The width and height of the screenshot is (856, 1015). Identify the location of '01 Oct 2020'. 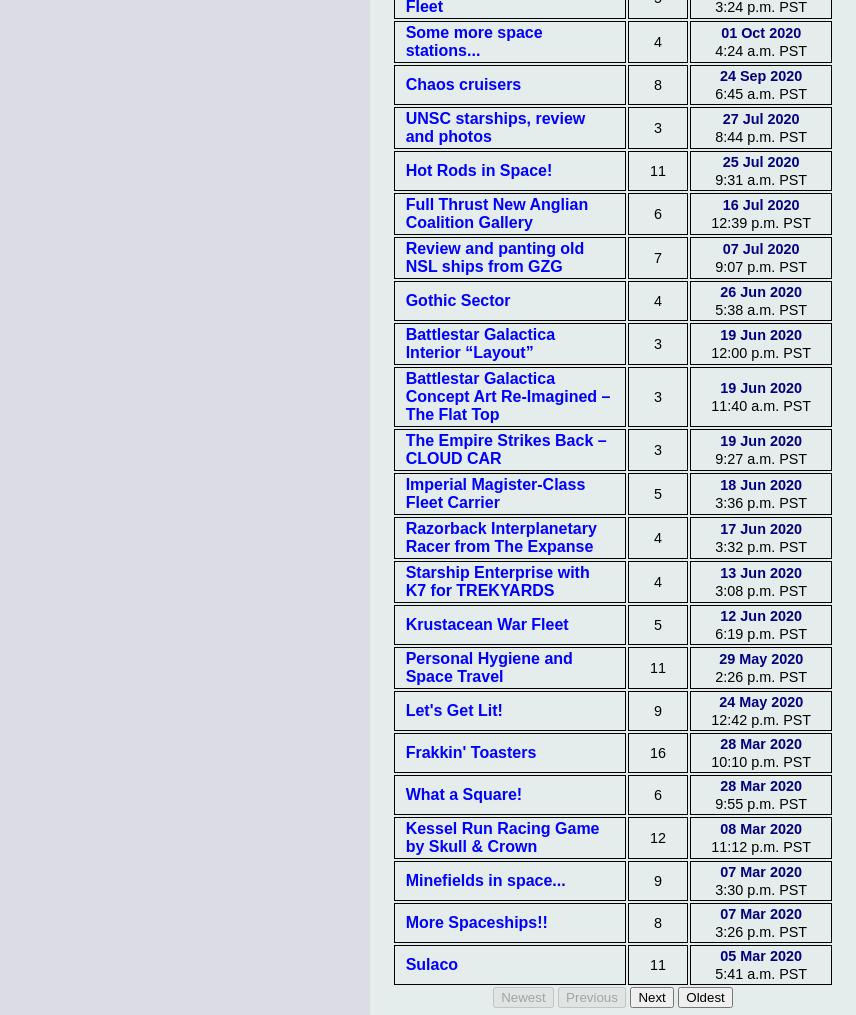
(759, 31).